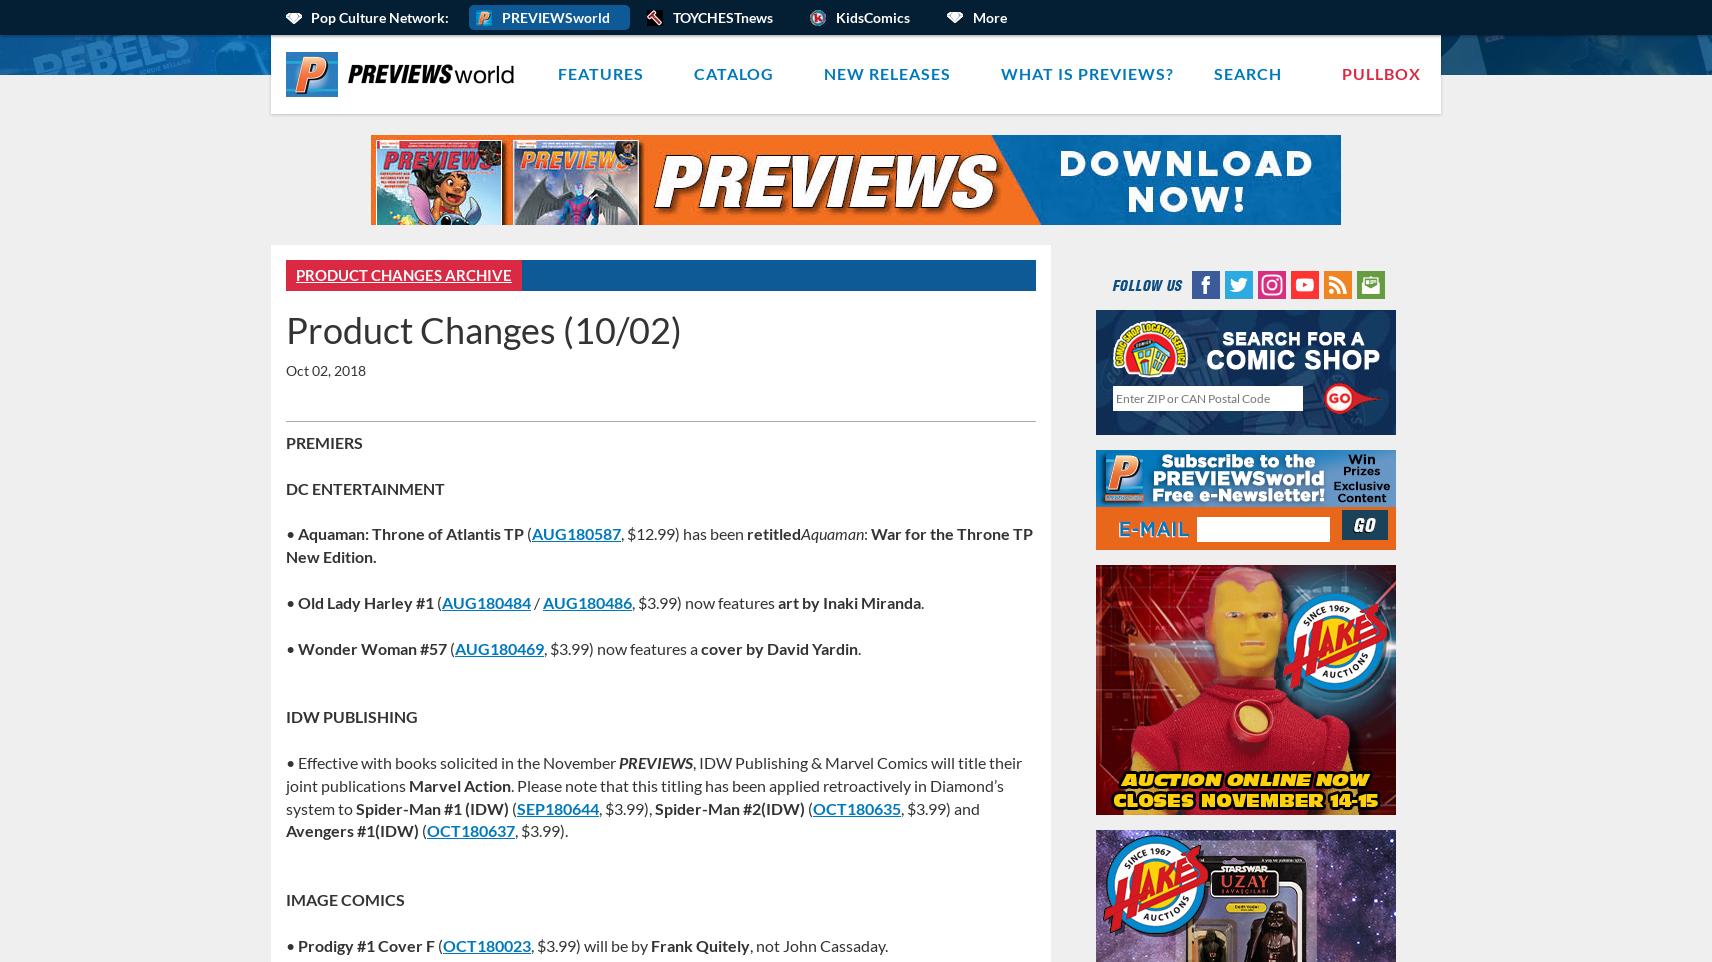  I want to click on 'Frank Quitely', so click(700, 944).